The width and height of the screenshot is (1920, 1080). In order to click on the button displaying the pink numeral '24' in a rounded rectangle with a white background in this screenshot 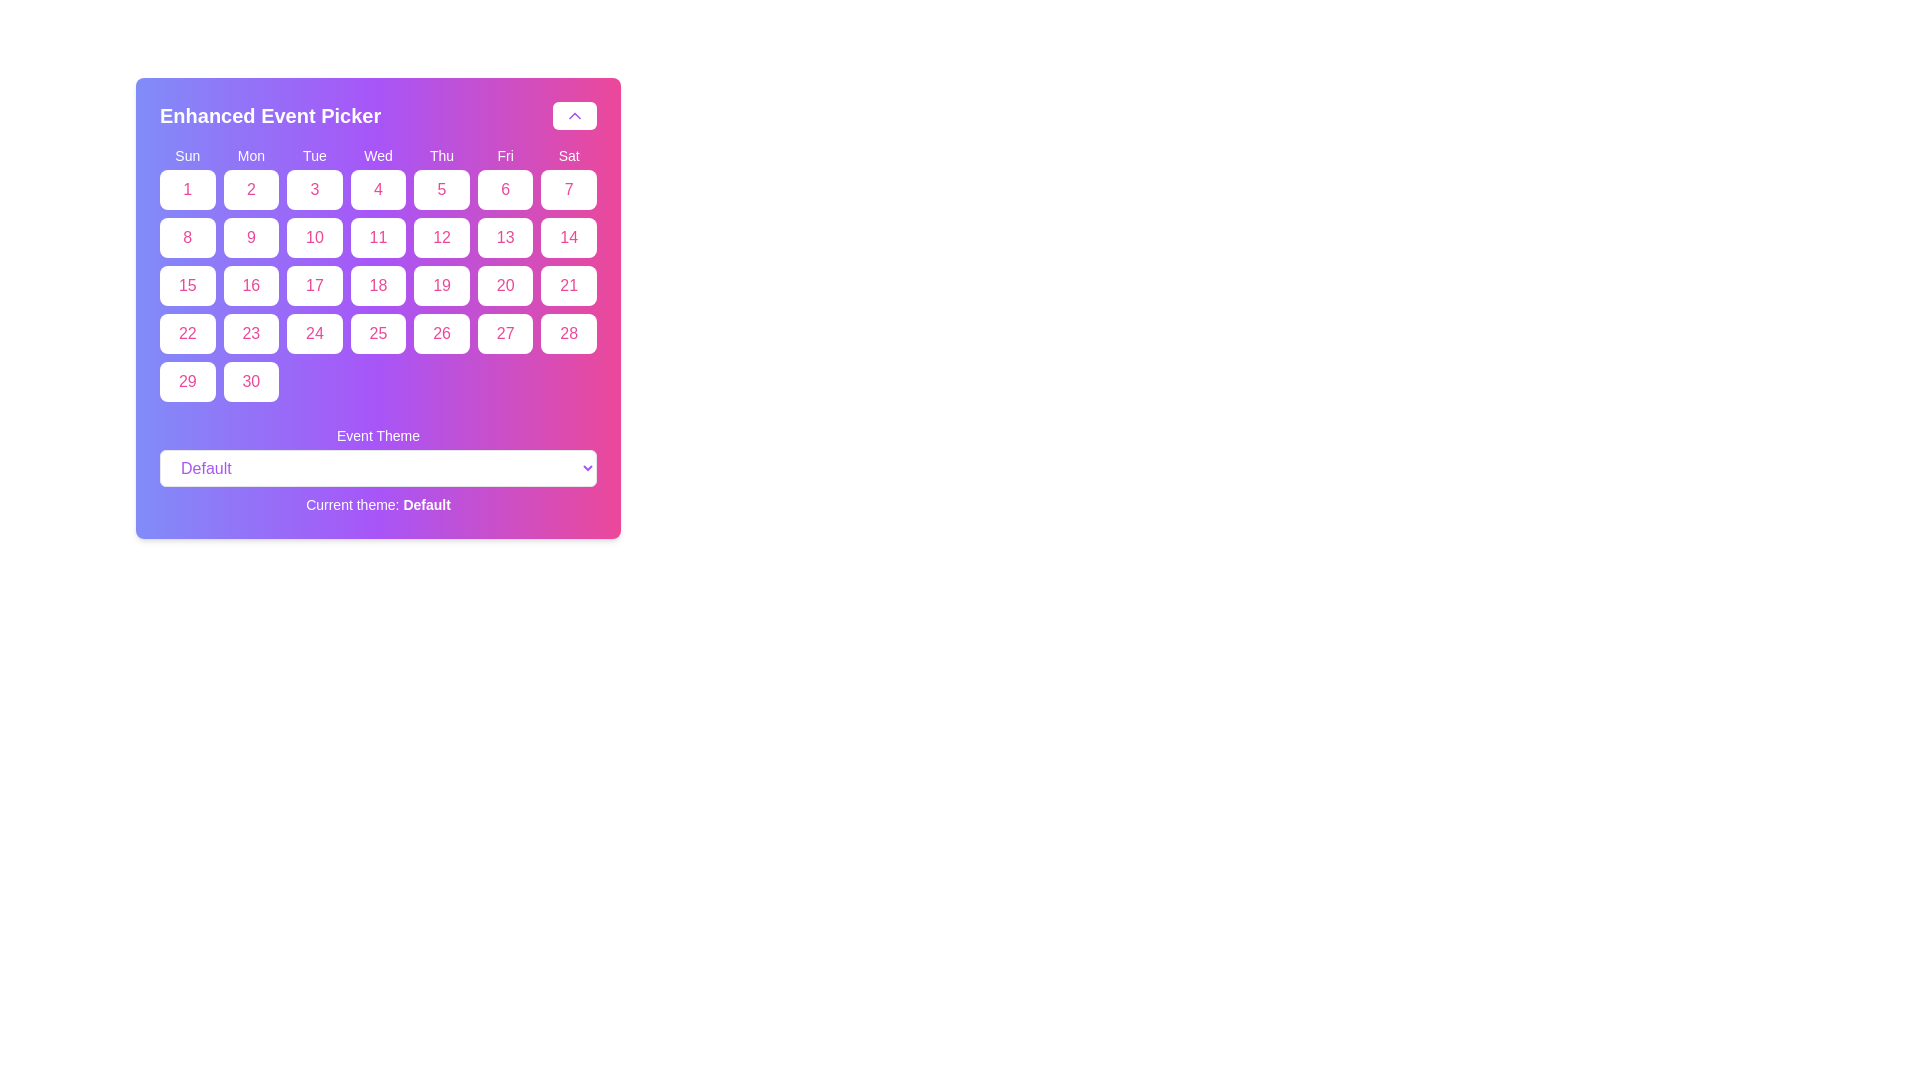, I will do `click(313, 333)`.